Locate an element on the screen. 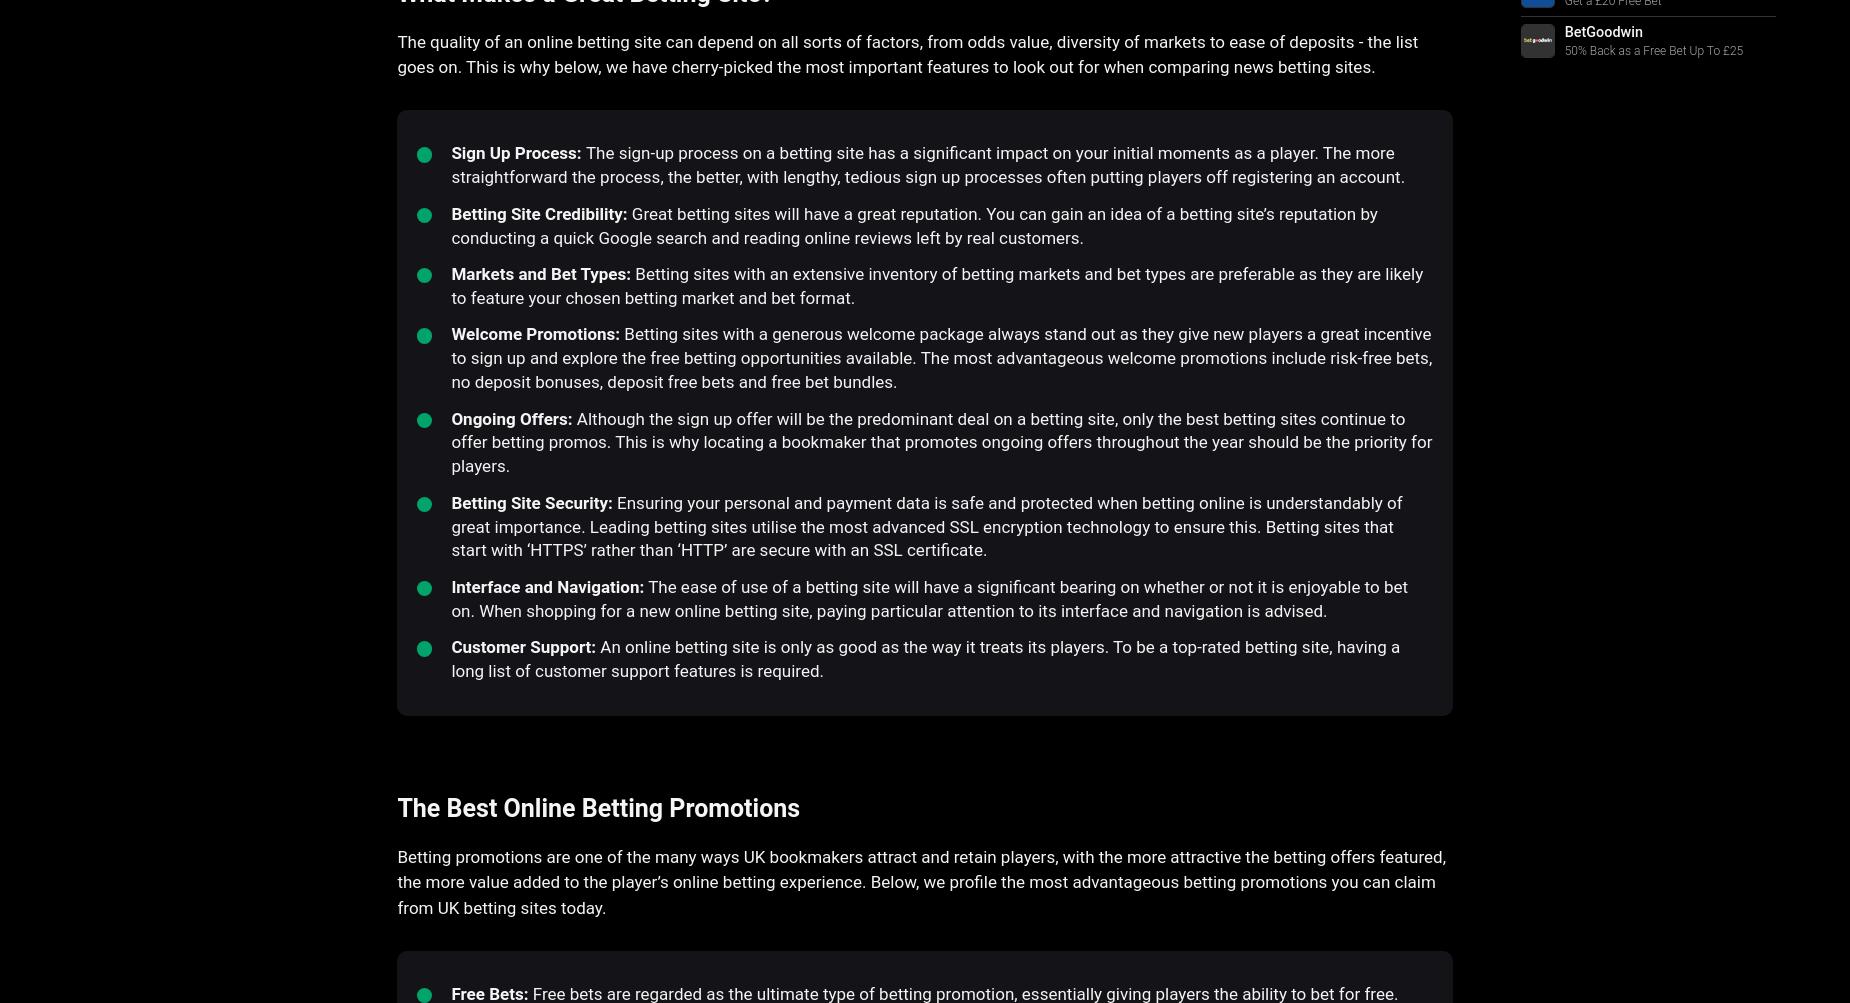 The height and width of the screenshot is (1003, 1850). 'An online betting site is only as good as the way it treats its players. To be a top-rated betting site, having a long list of customer support features is required.' is located at coordinates (925, 658).